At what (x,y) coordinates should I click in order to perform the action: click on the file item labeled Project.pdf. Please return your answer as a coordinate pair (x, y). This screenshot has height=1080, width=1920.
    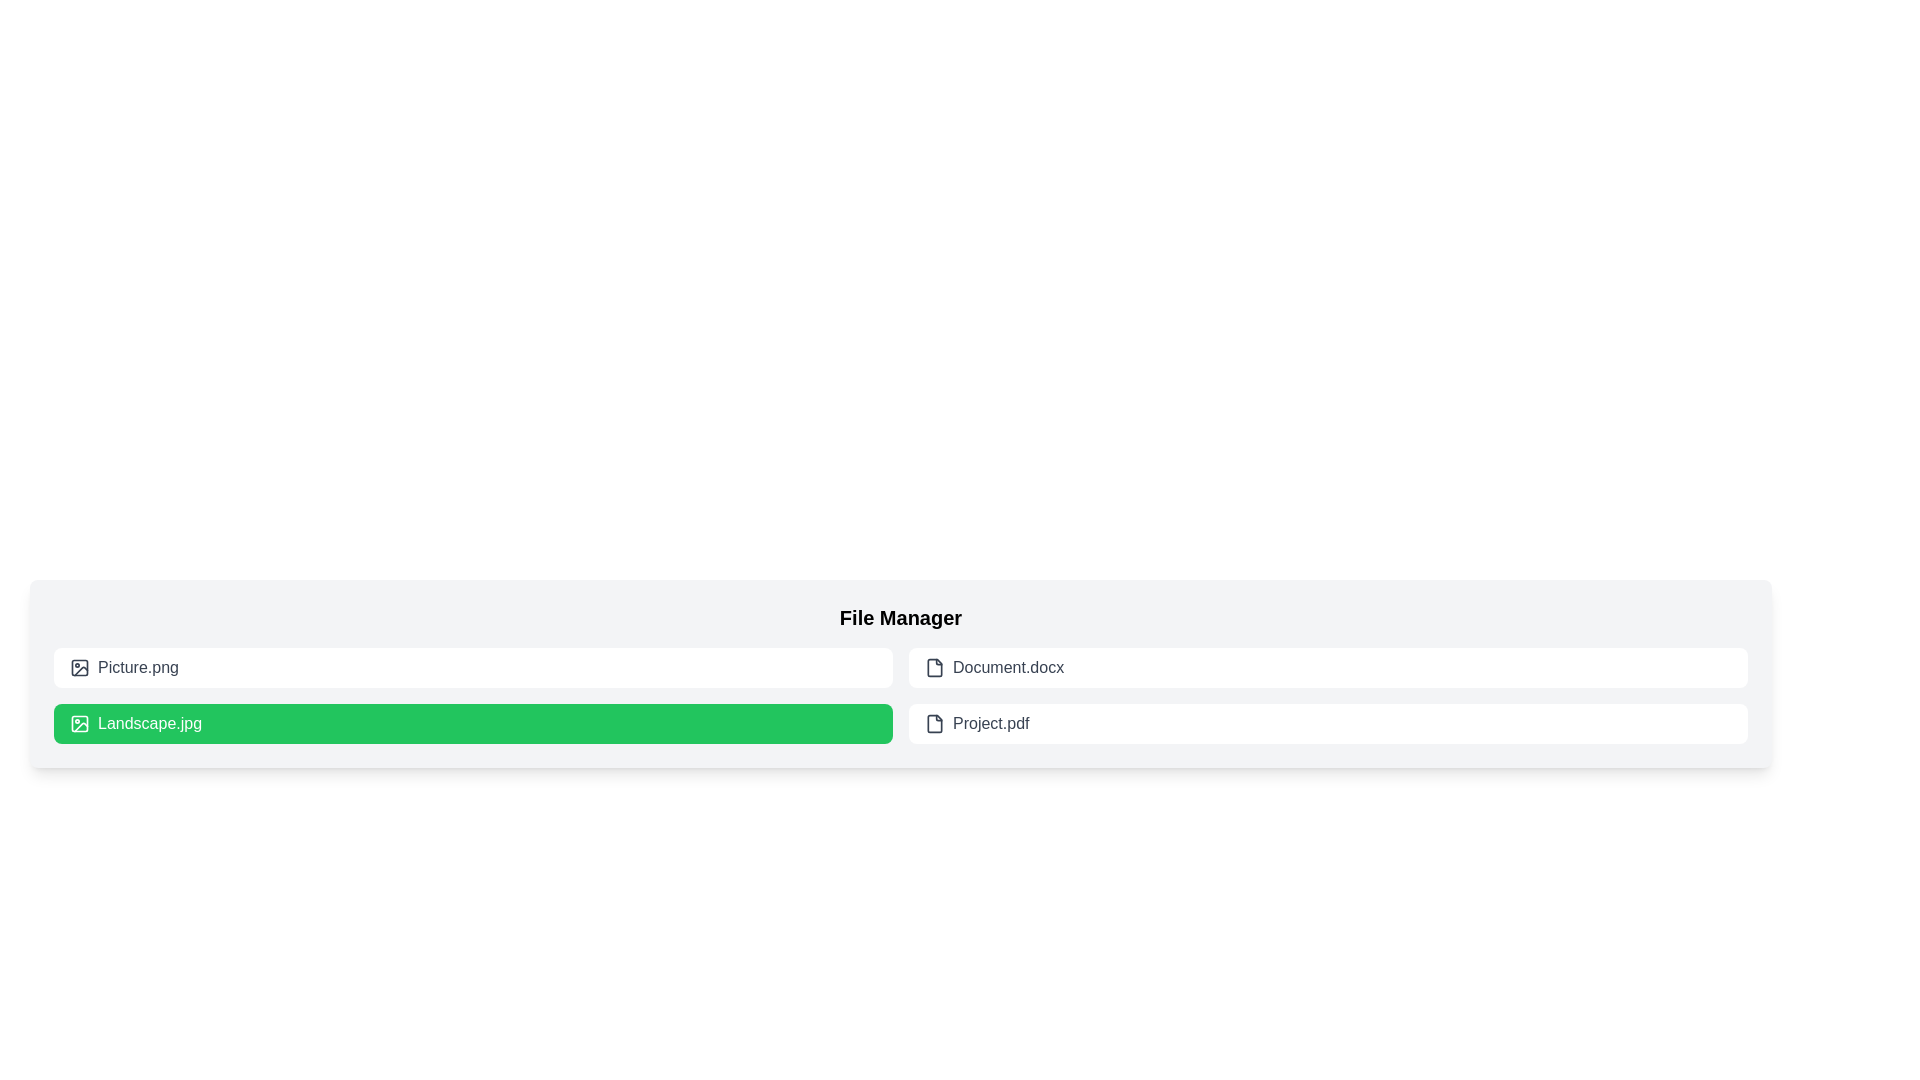
    Looking at the image, I should click on (1328, 724).